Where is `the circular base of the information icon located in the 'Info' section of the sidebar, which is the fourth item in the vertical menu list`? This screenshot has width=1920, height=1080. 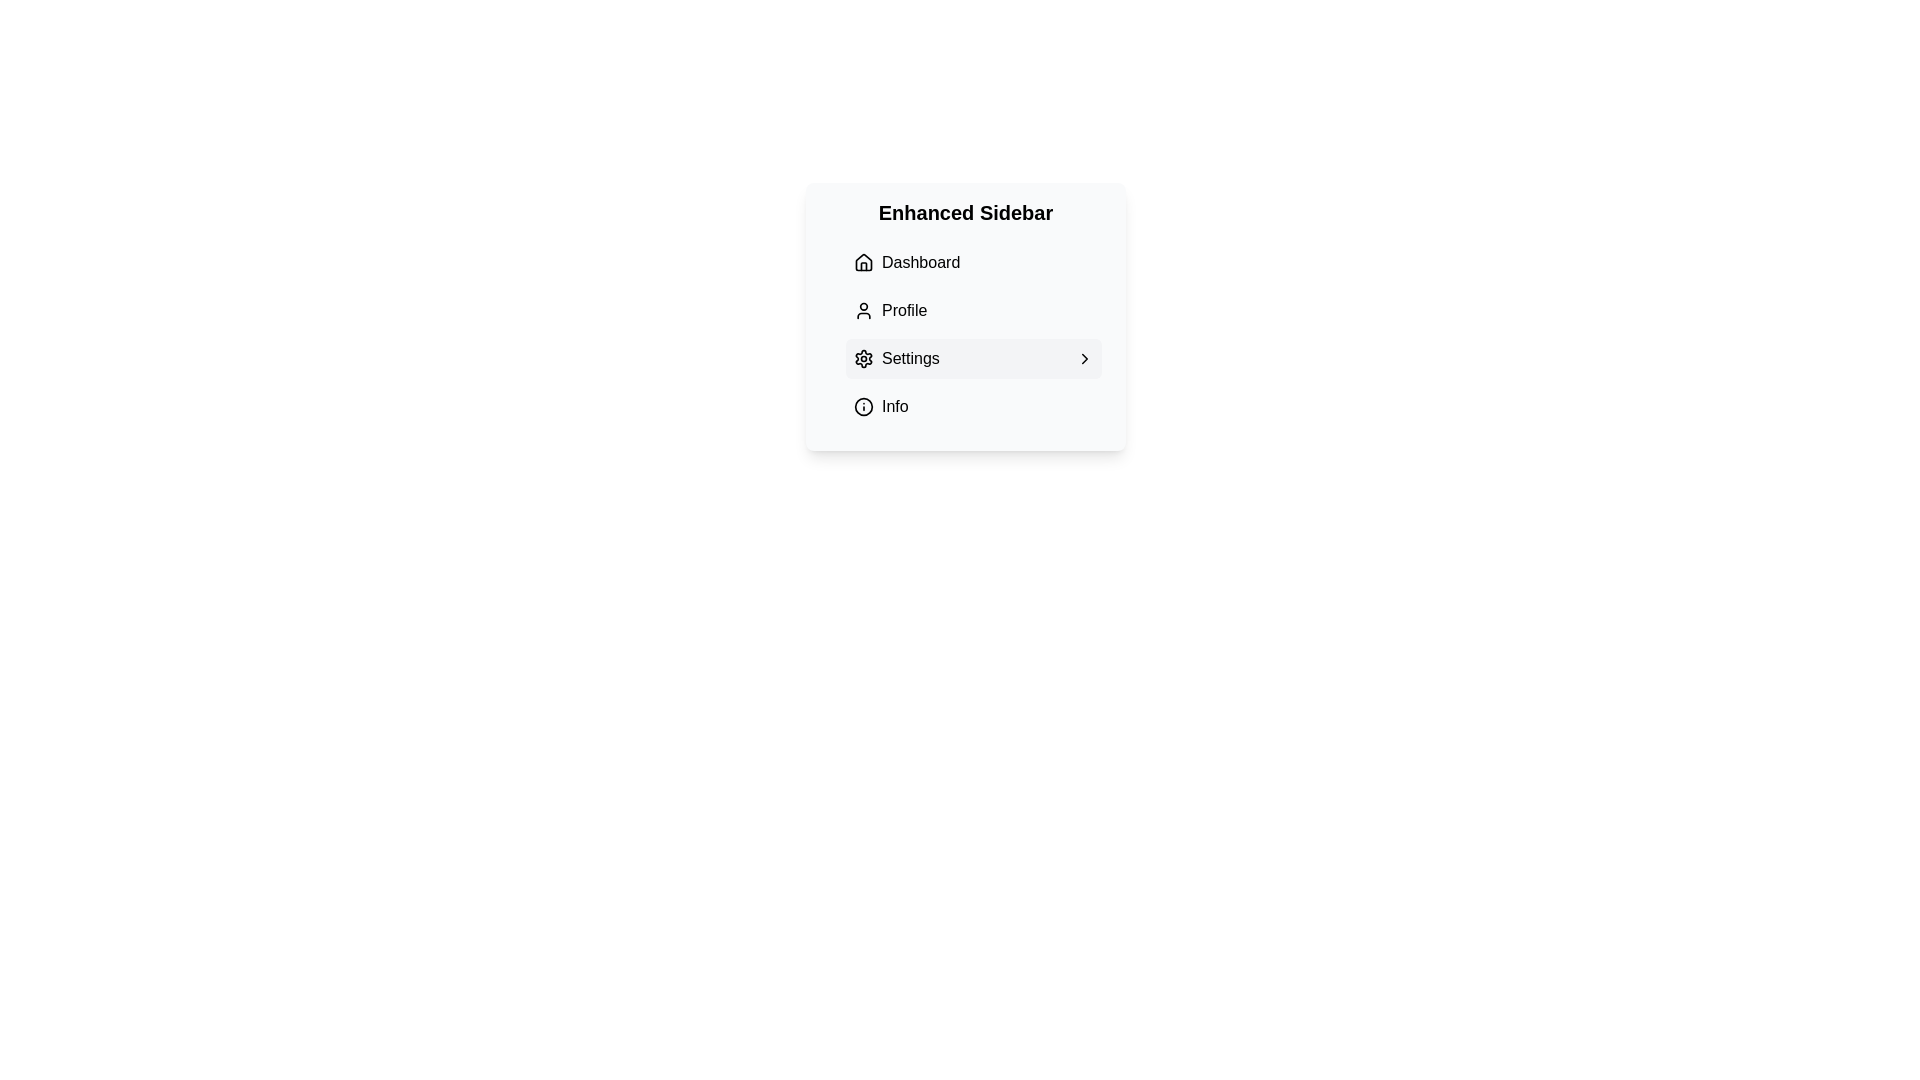 the circular base of the information icon located in the 'Info' section of the sidebar, which is the fourth item in the vertical menu list is located at coordinates (864, 406).